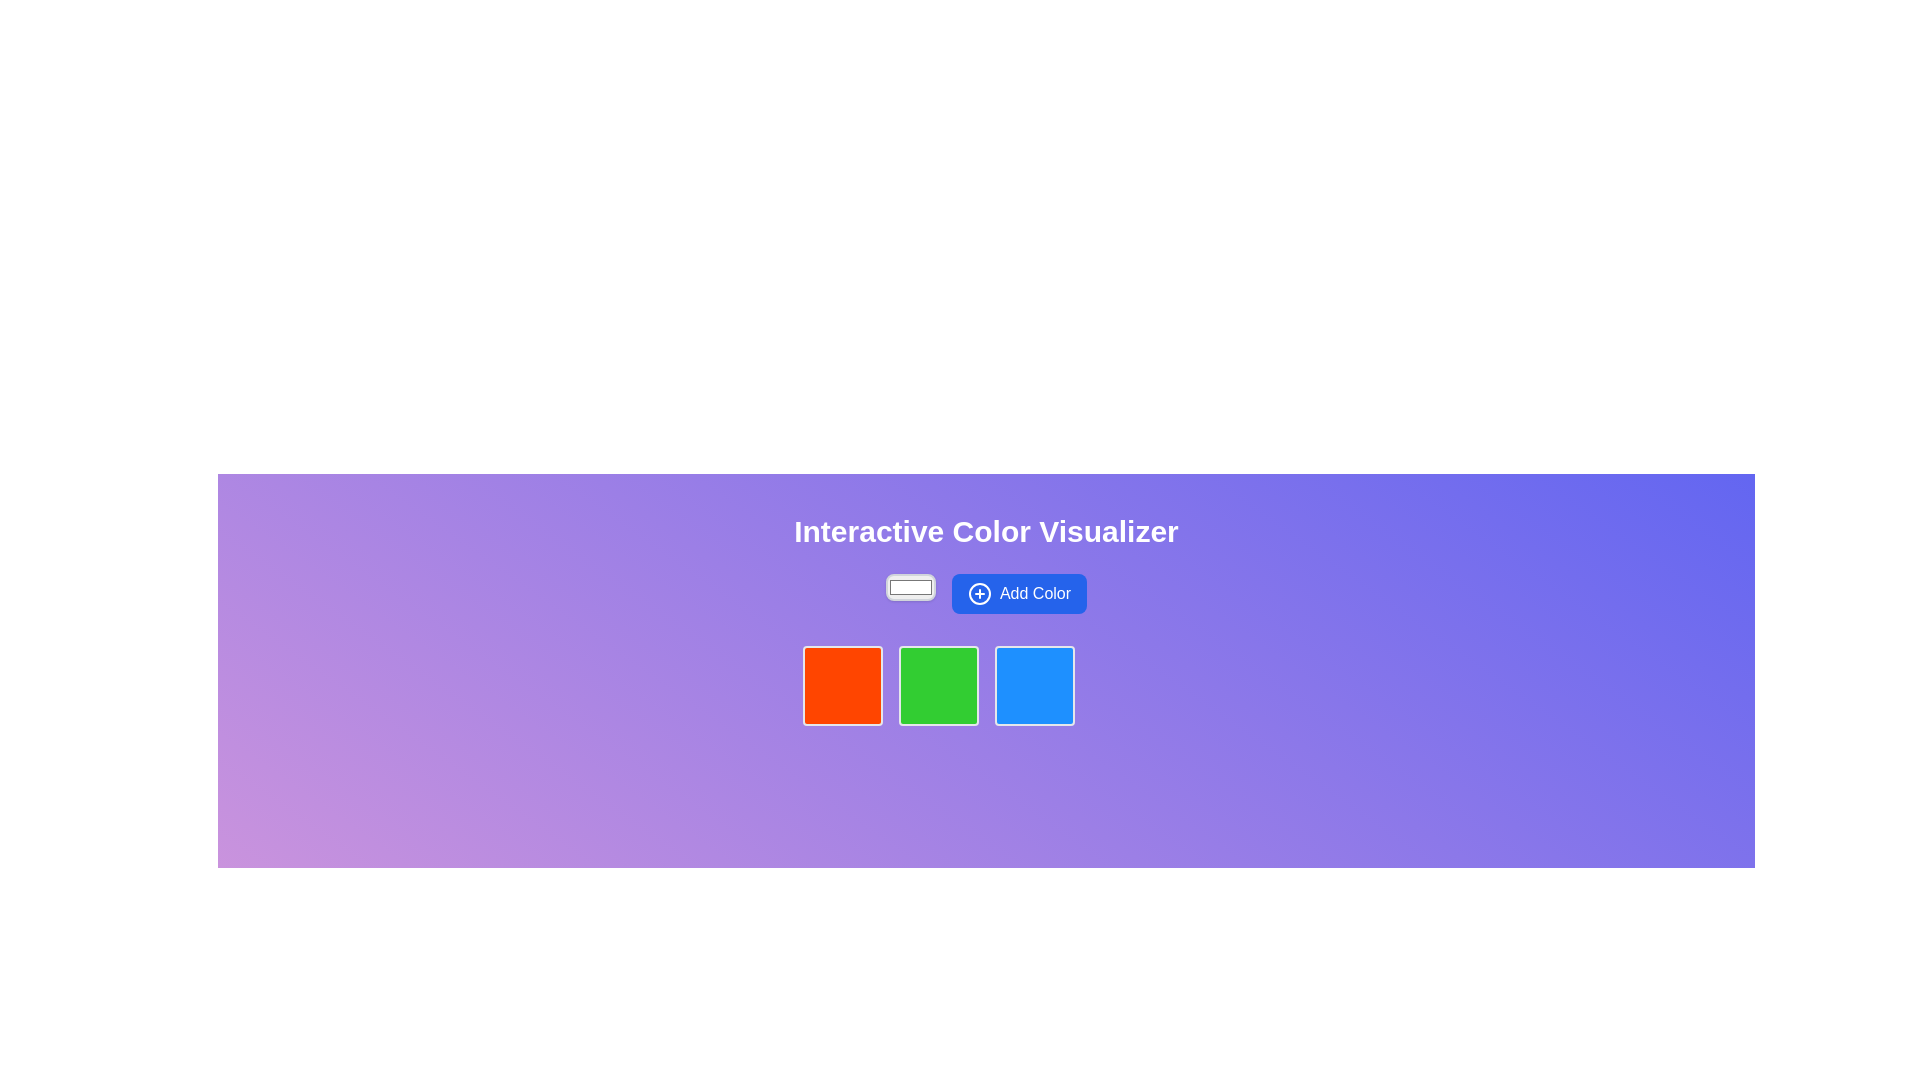 The width and height of the screenshot is (1920, 1080). Describe the element at coordinates (1034, 685) in the screenshot. I see `the hover effect on the blue square with rounded corners that is the third in a row of four squares, located beneath the 'Add Color' button and input field` at that location.